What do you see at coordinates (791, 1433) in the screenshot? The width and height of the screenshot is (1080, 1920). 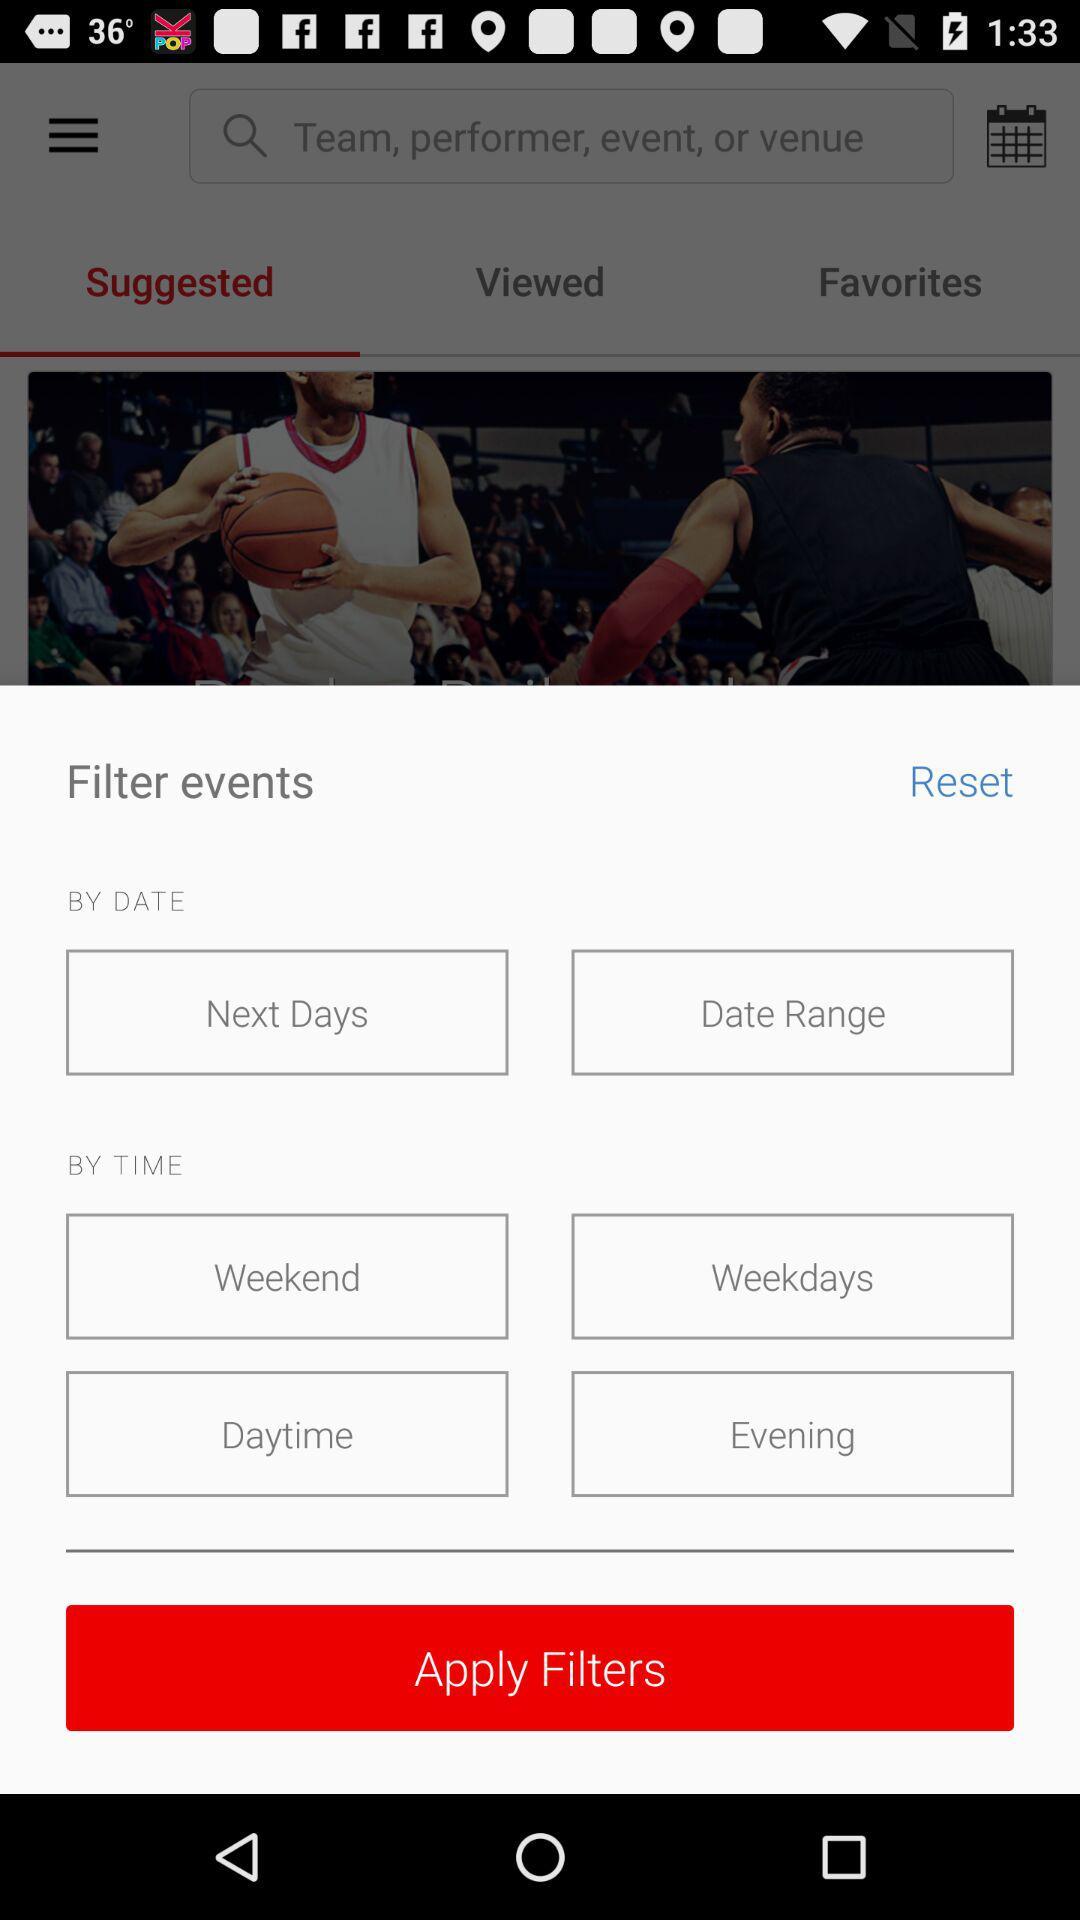 I see `the item below weekdays` at bounding box center [791, 1433].